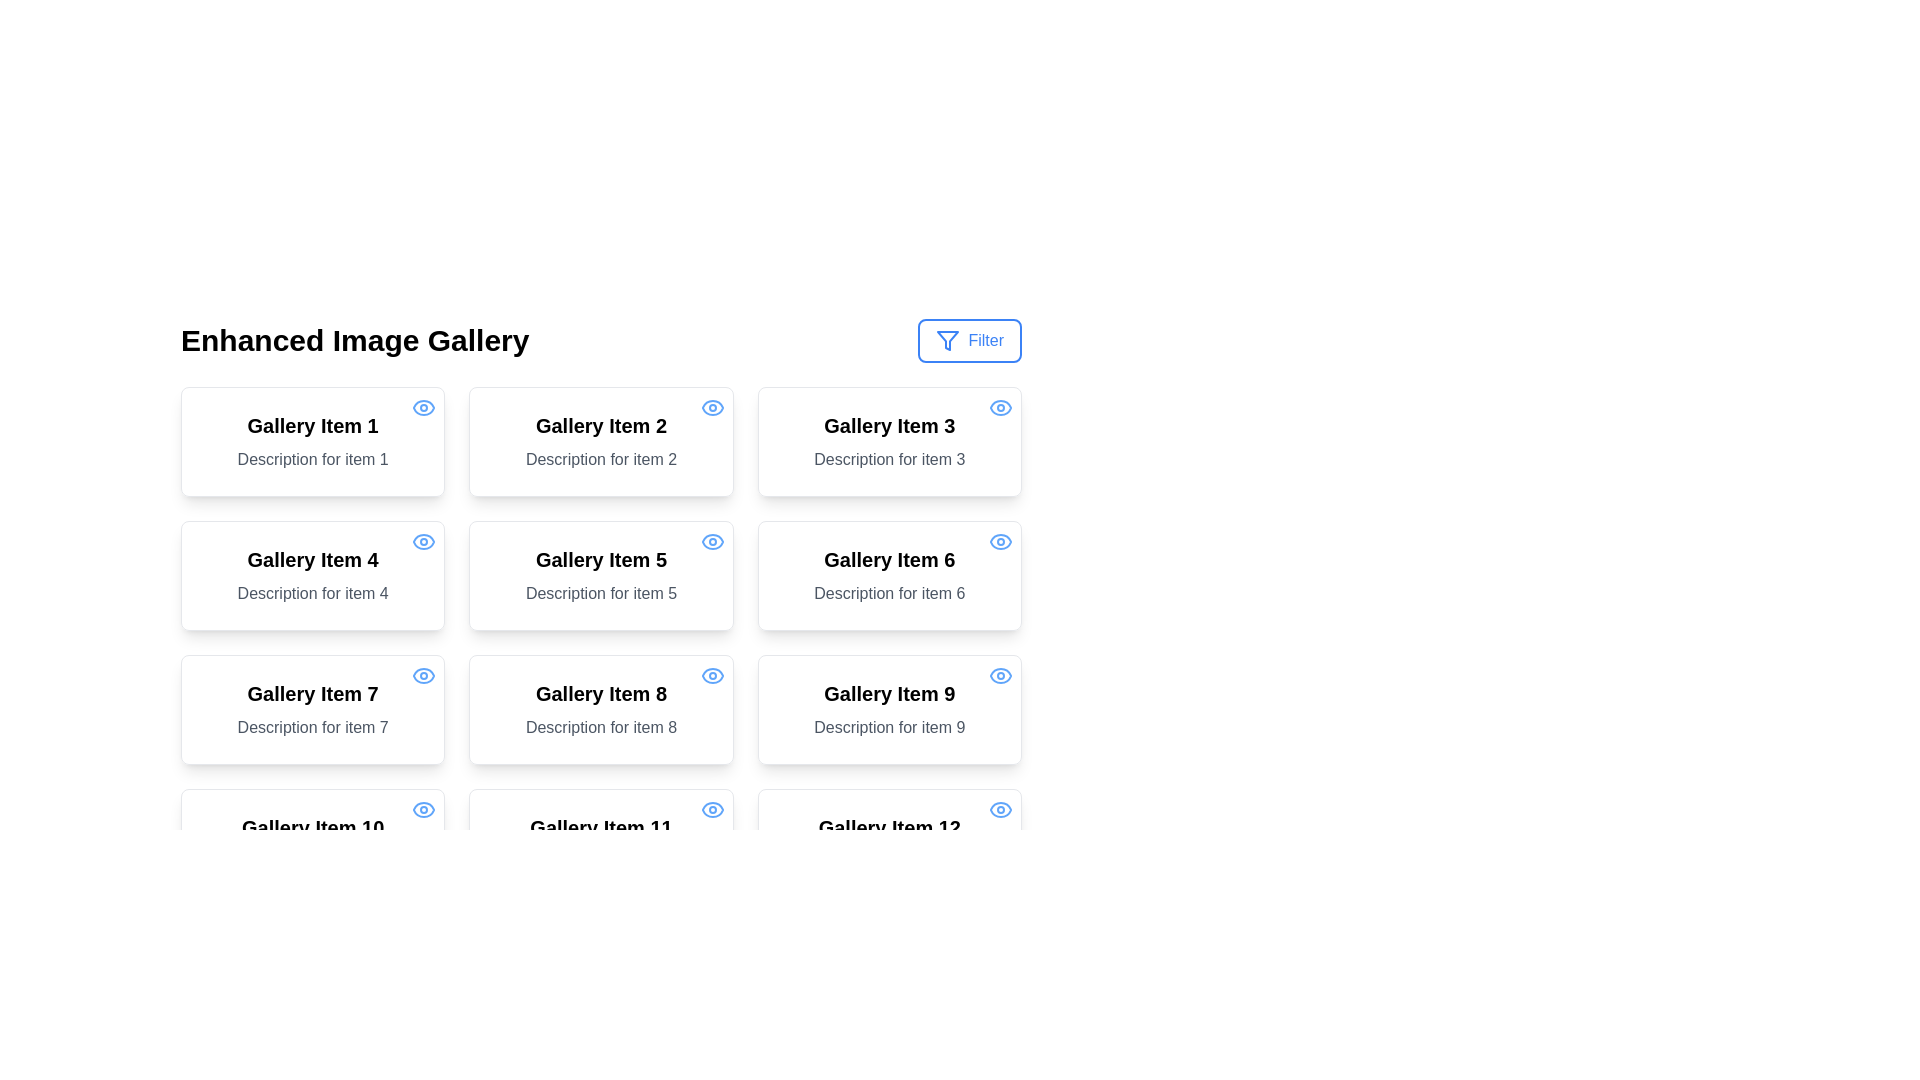 The width and height of the screenshot is (1920, 1080). Describe the element at coordinates (888, 424) in the screenshot. I see `the title text of the third card in the image gallery, which serves as a heading for the gallery item` at that location.